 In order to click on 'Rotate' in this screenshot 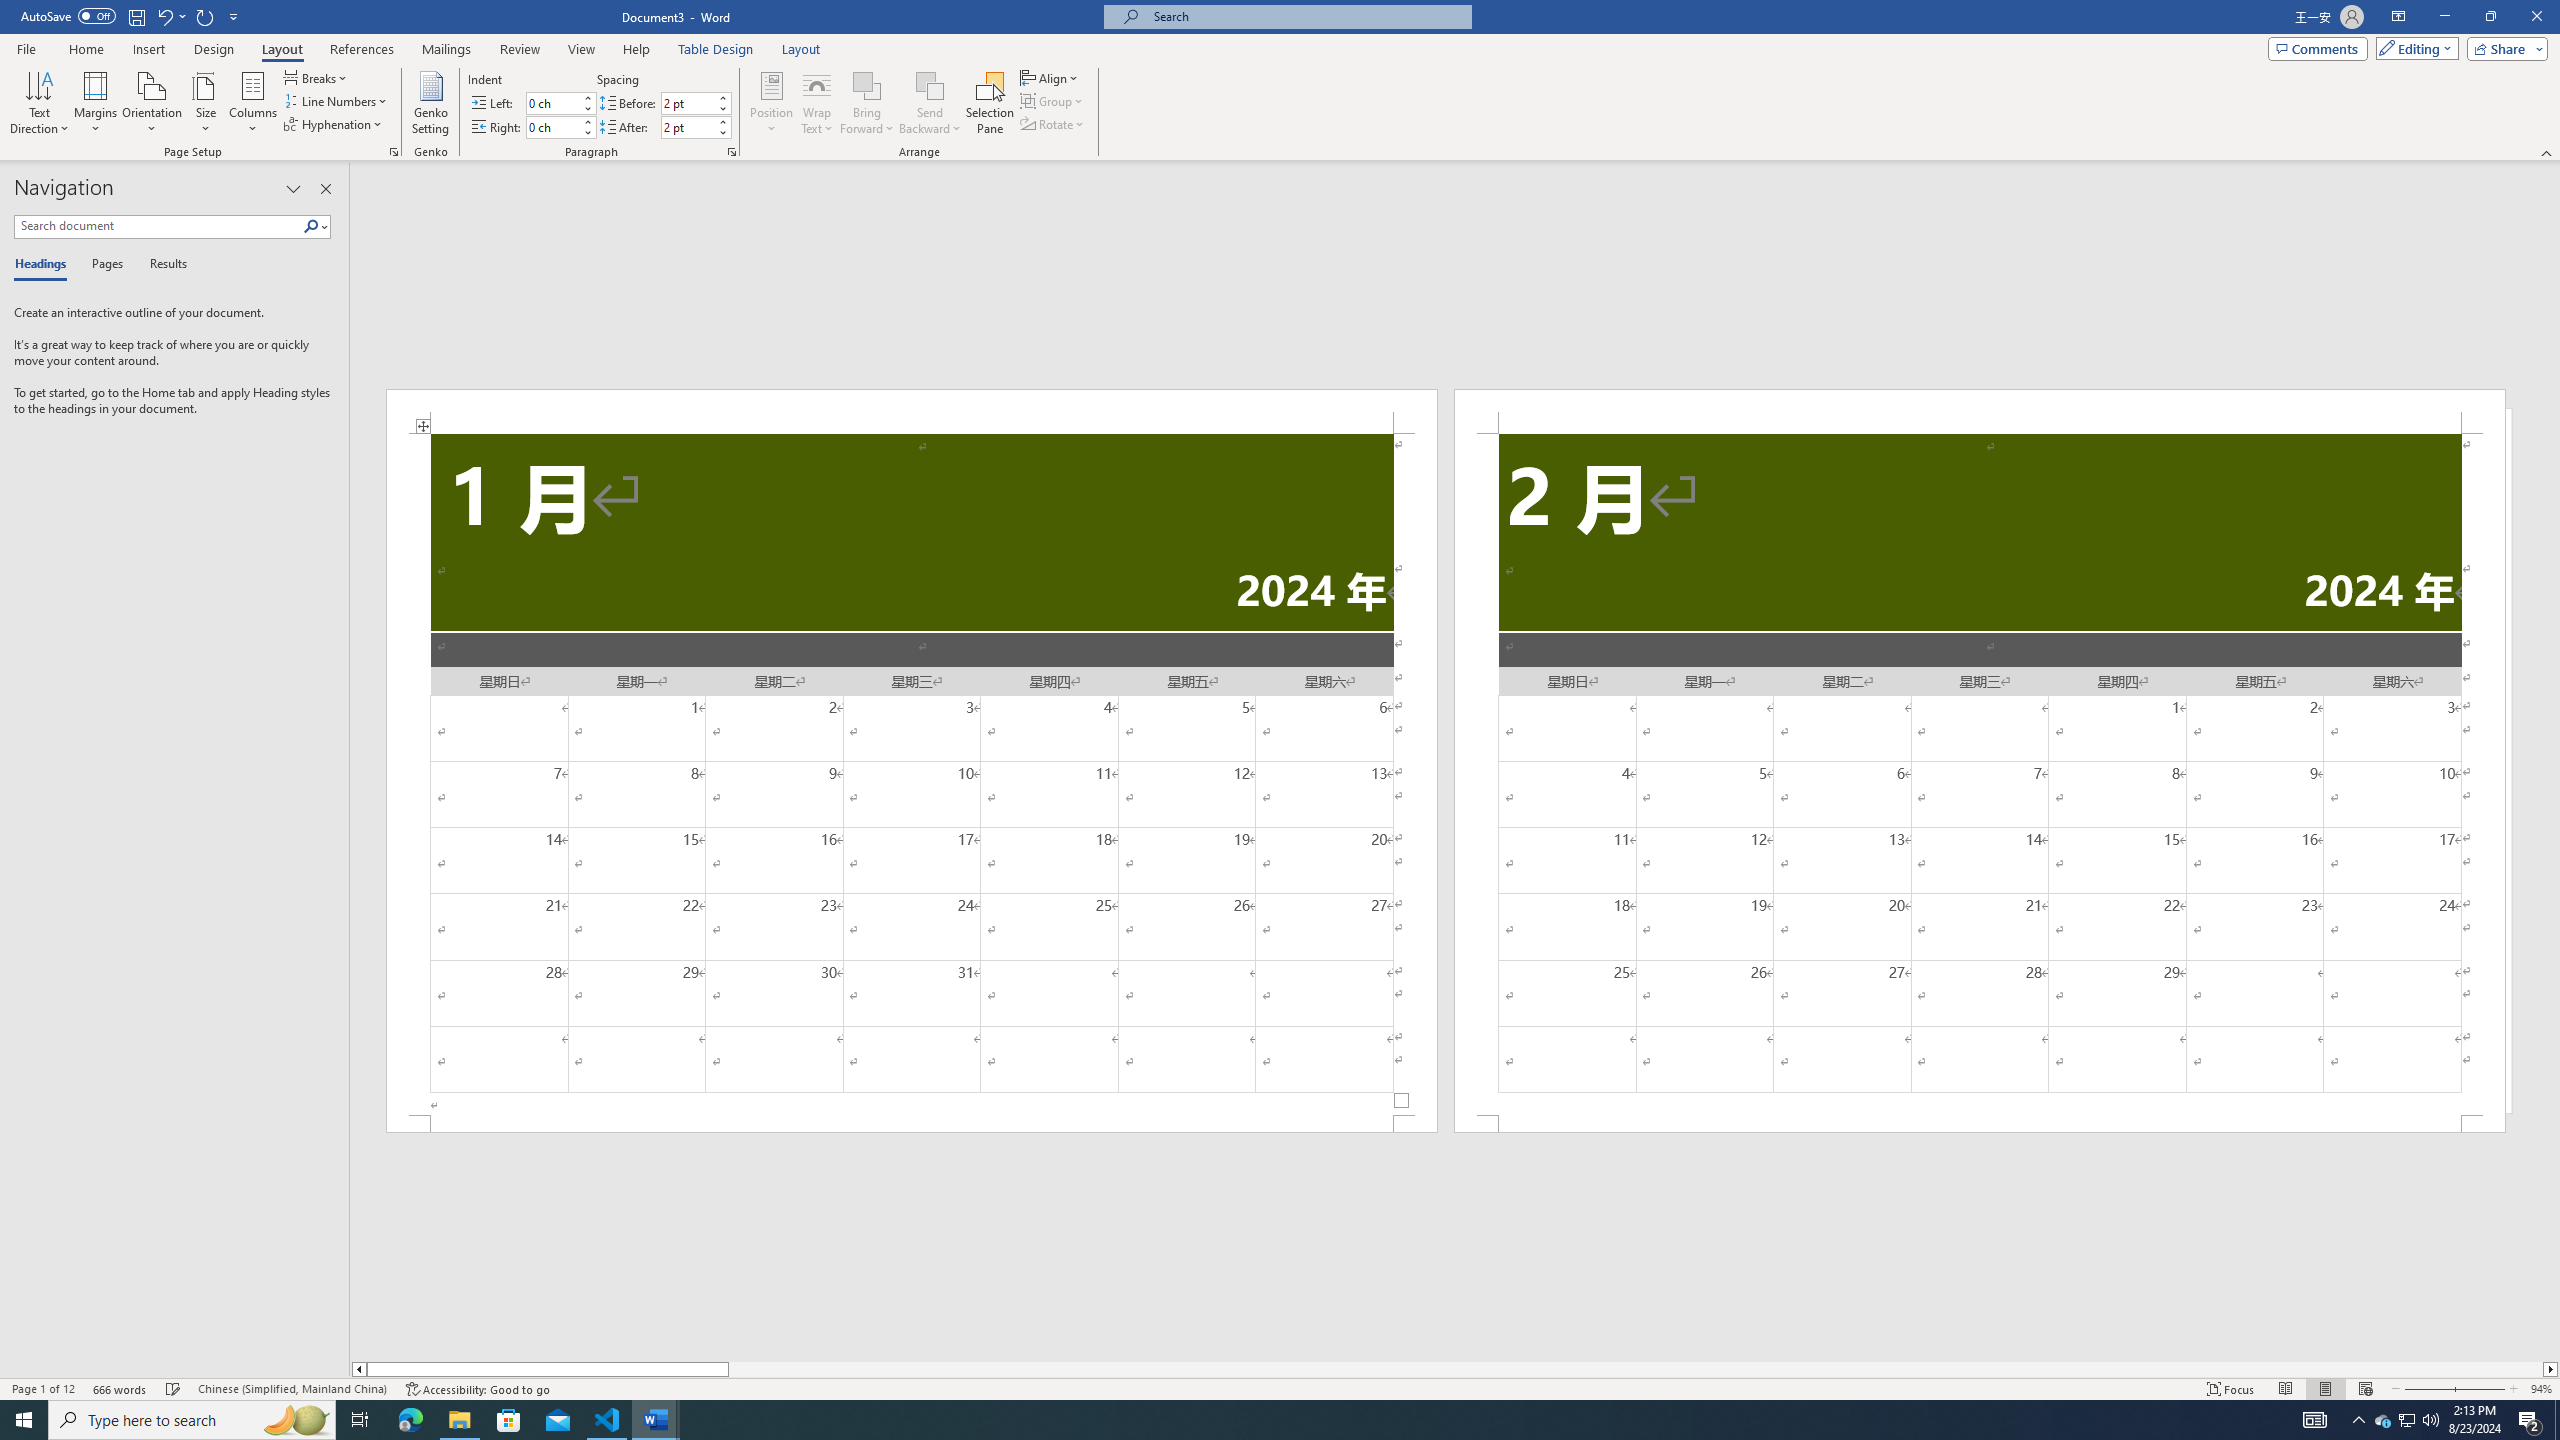, I will do `click(1052, 122)`.